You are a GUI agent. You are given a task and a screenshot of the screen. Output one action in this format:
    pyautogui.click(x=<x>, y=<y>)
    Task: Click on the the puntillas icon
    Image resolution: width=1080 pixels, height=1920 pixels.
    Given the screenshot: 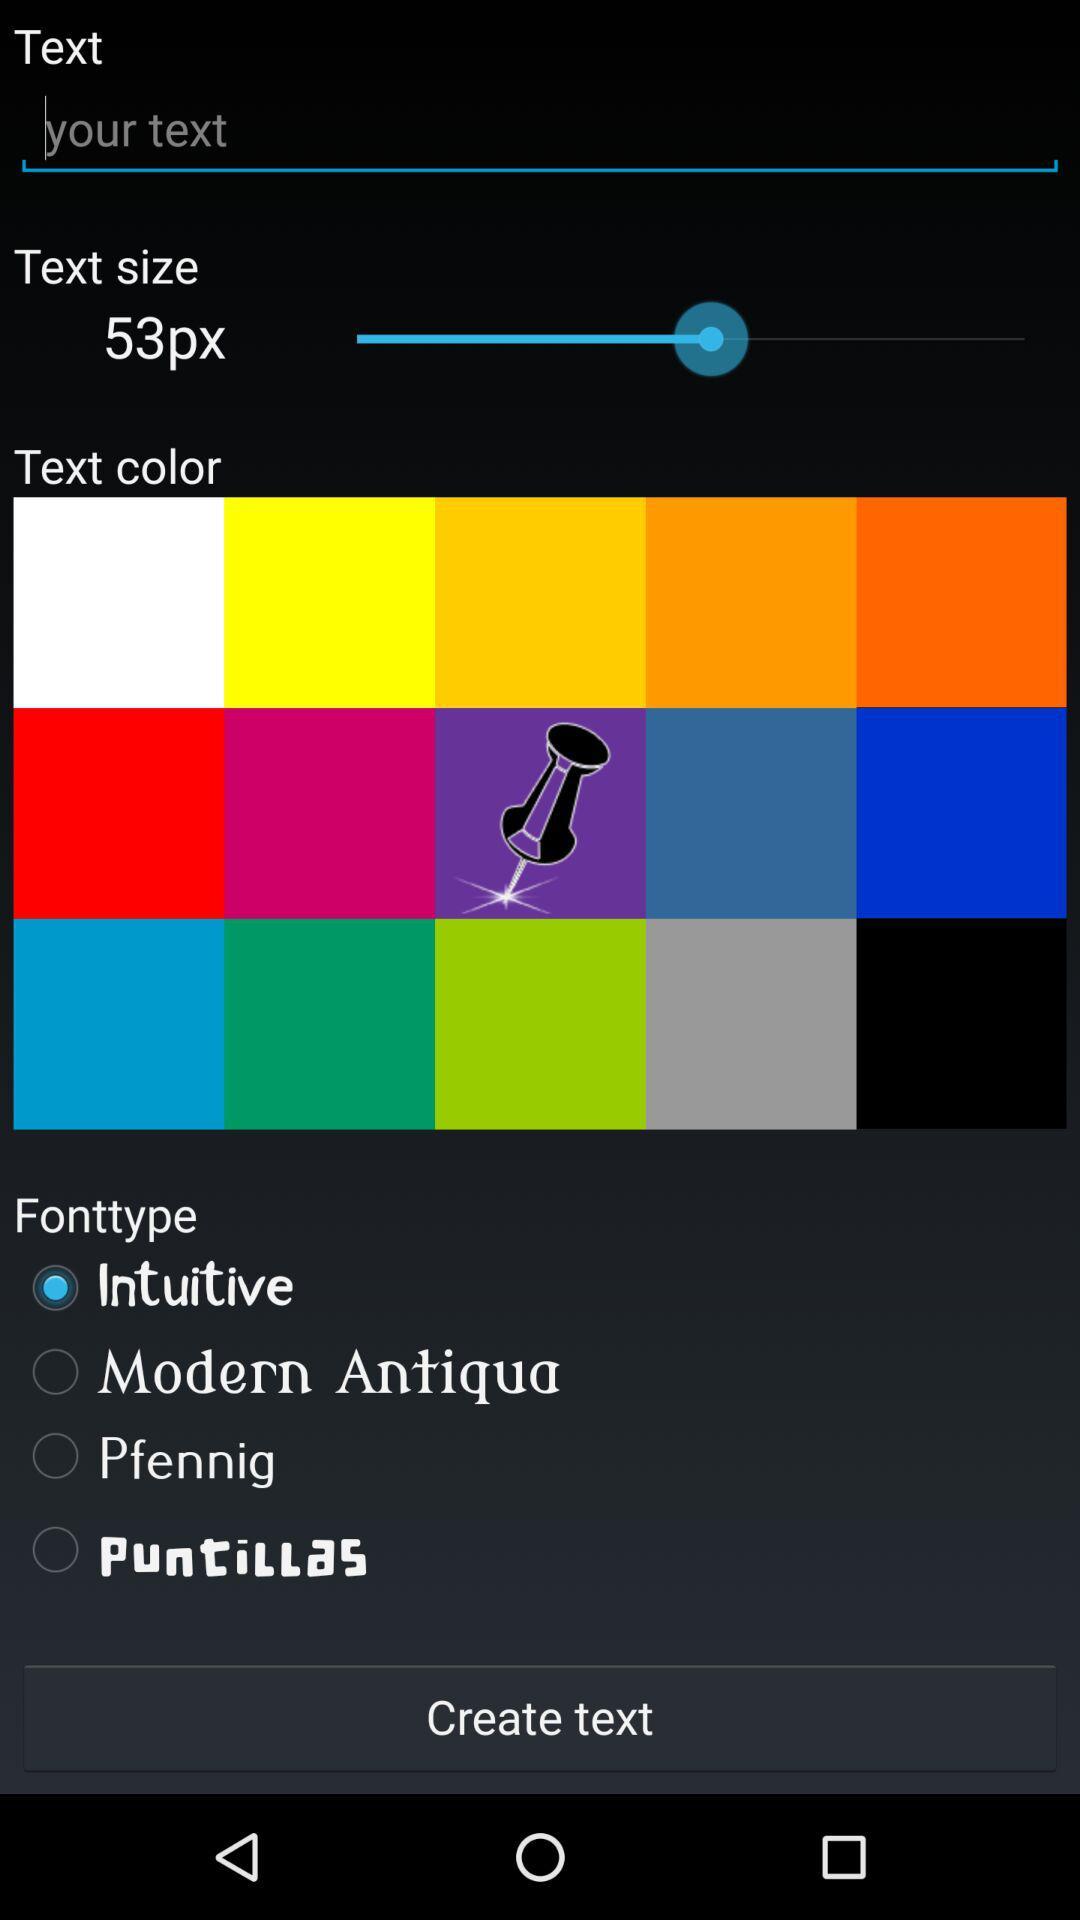 What is the action you would take?
    pyautogui.click(x=540, y=1548)
    